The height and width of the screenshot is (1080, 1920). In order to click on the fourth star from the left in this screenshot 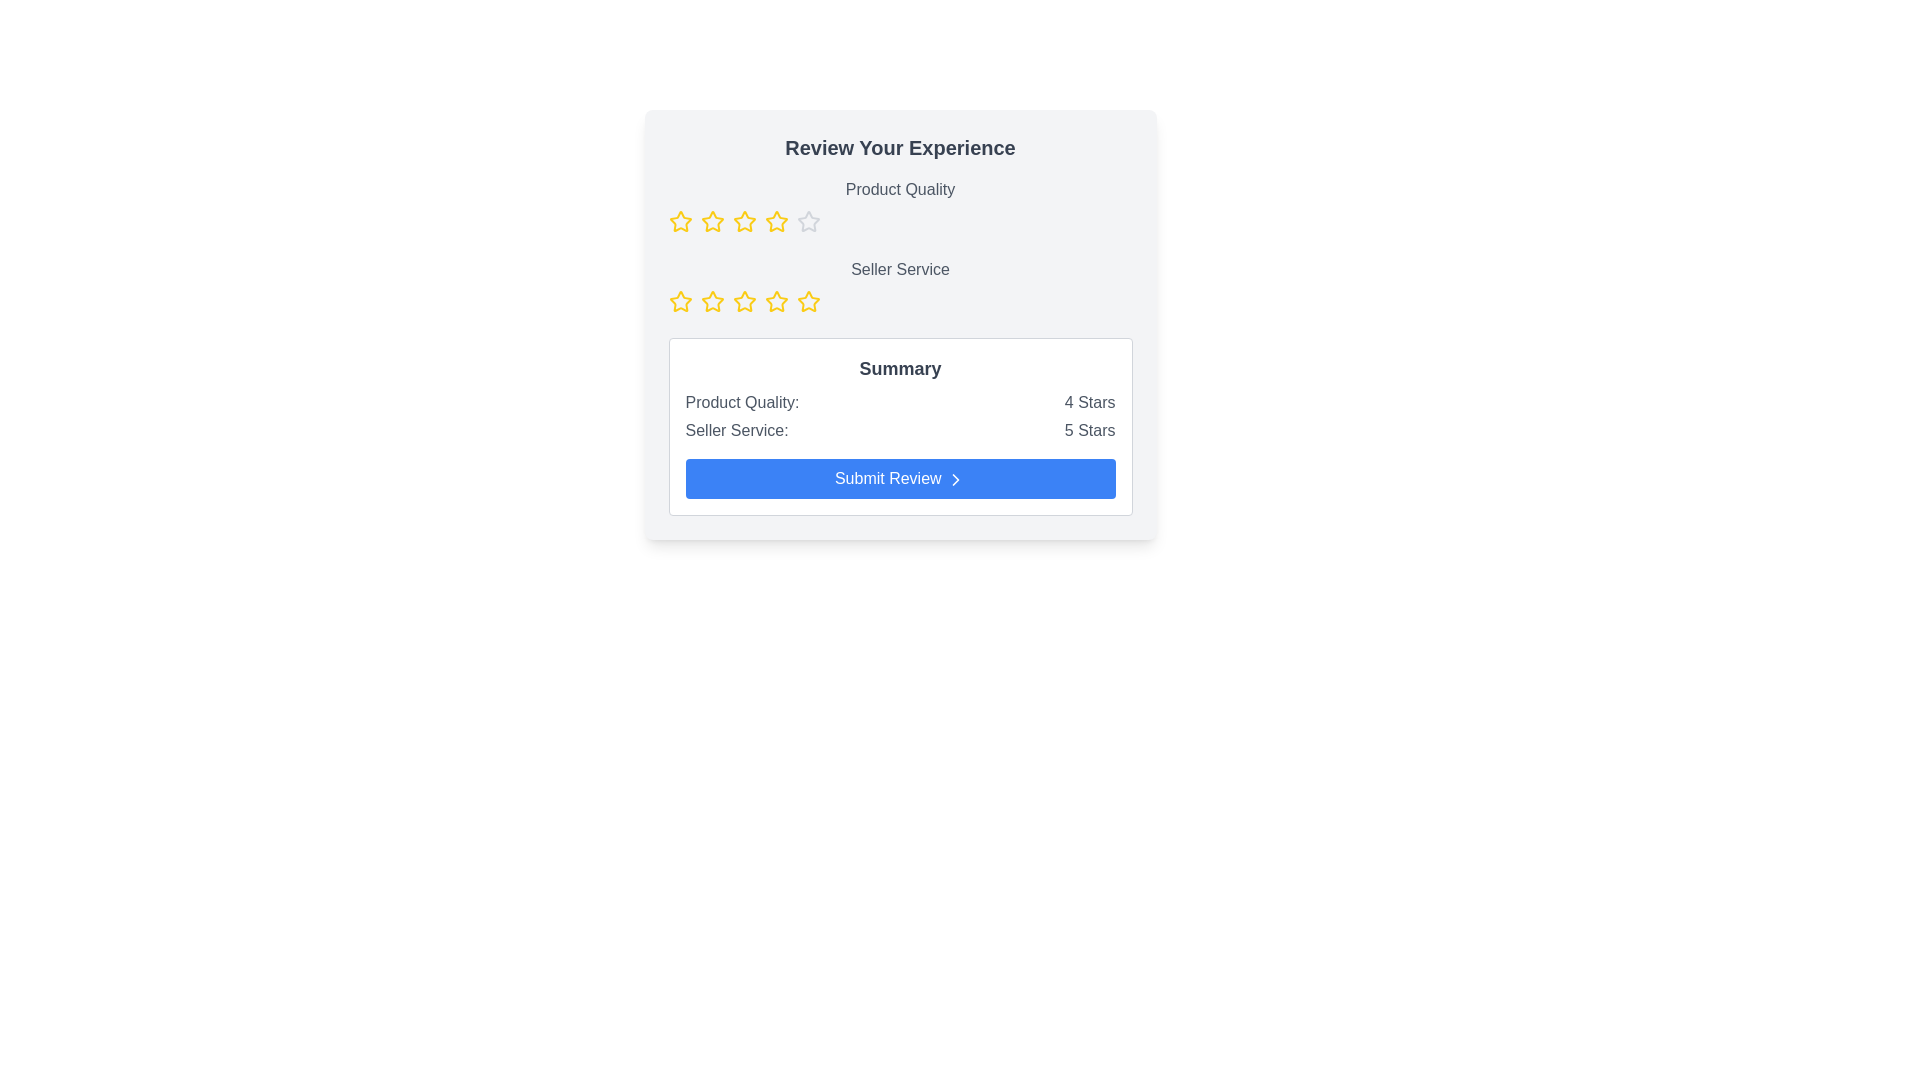, I will do `click(743, 301)`.